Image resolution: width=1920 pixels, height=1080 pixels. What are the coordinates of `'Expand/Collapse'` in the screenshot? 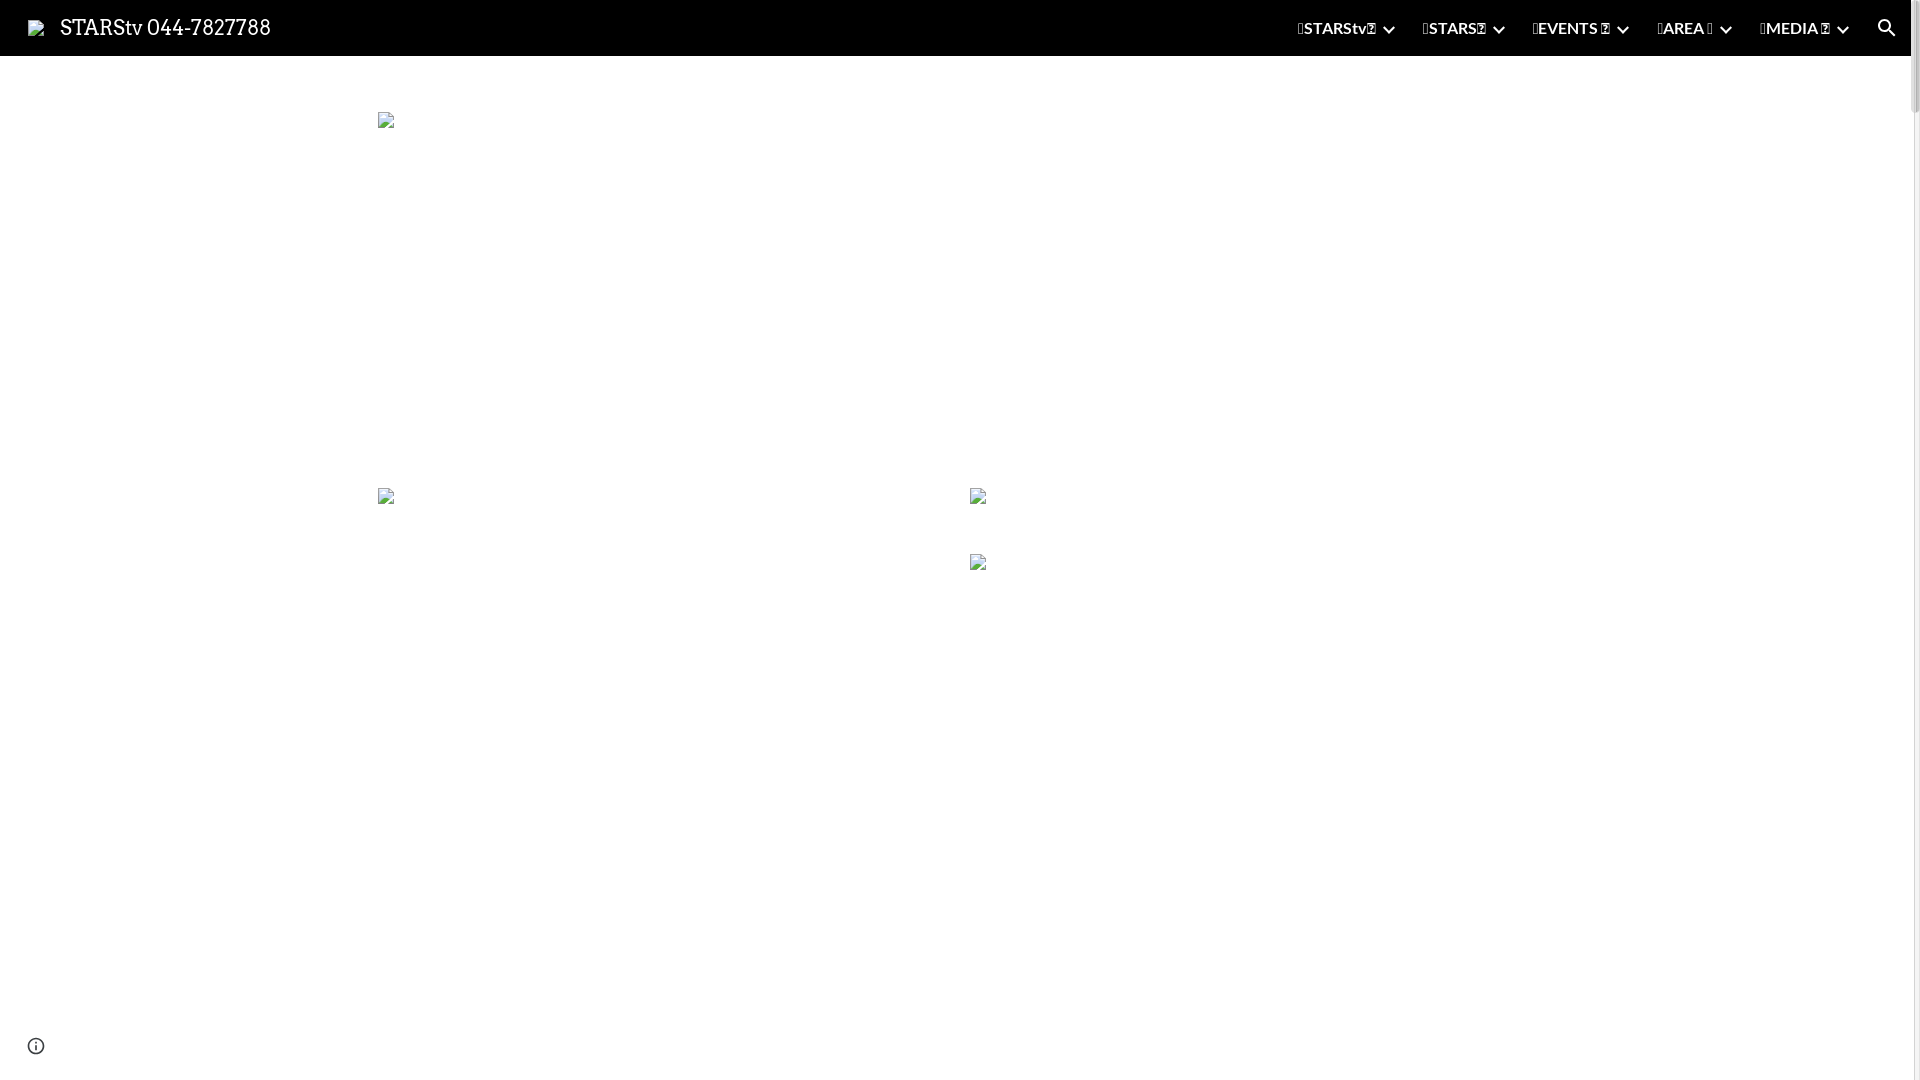 It's located at (1841, 27).